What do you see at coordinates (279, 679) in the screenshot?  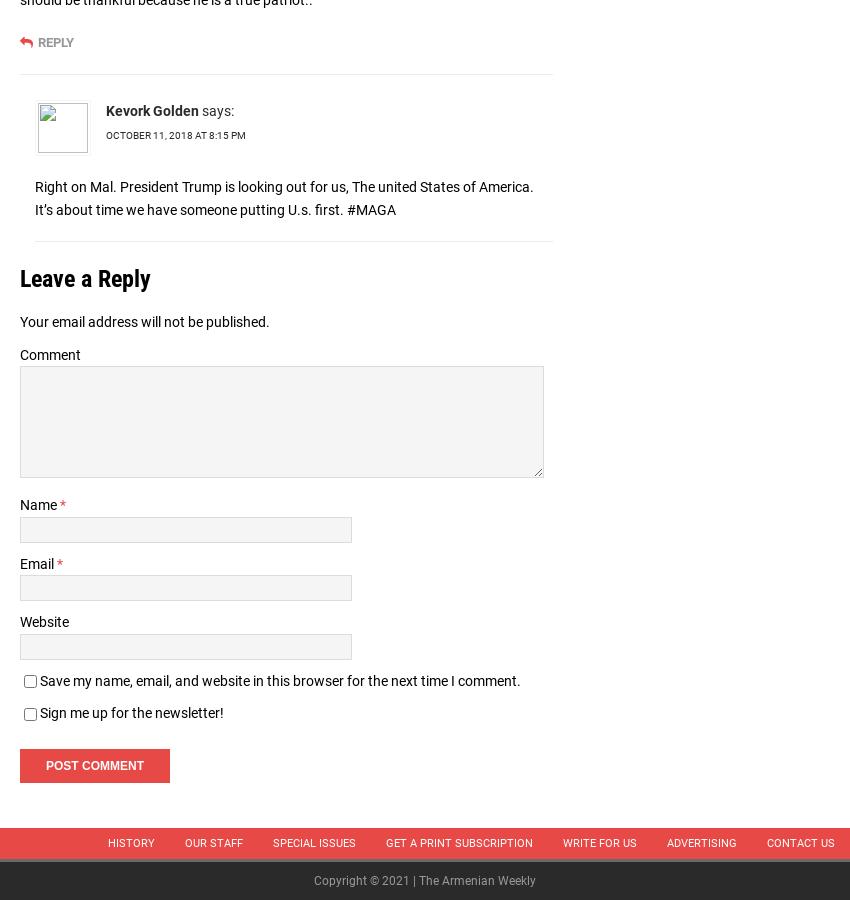 I see `'Save my name, email, and website in this browser for the next time I comment.'` at bounding box center [279, 679].